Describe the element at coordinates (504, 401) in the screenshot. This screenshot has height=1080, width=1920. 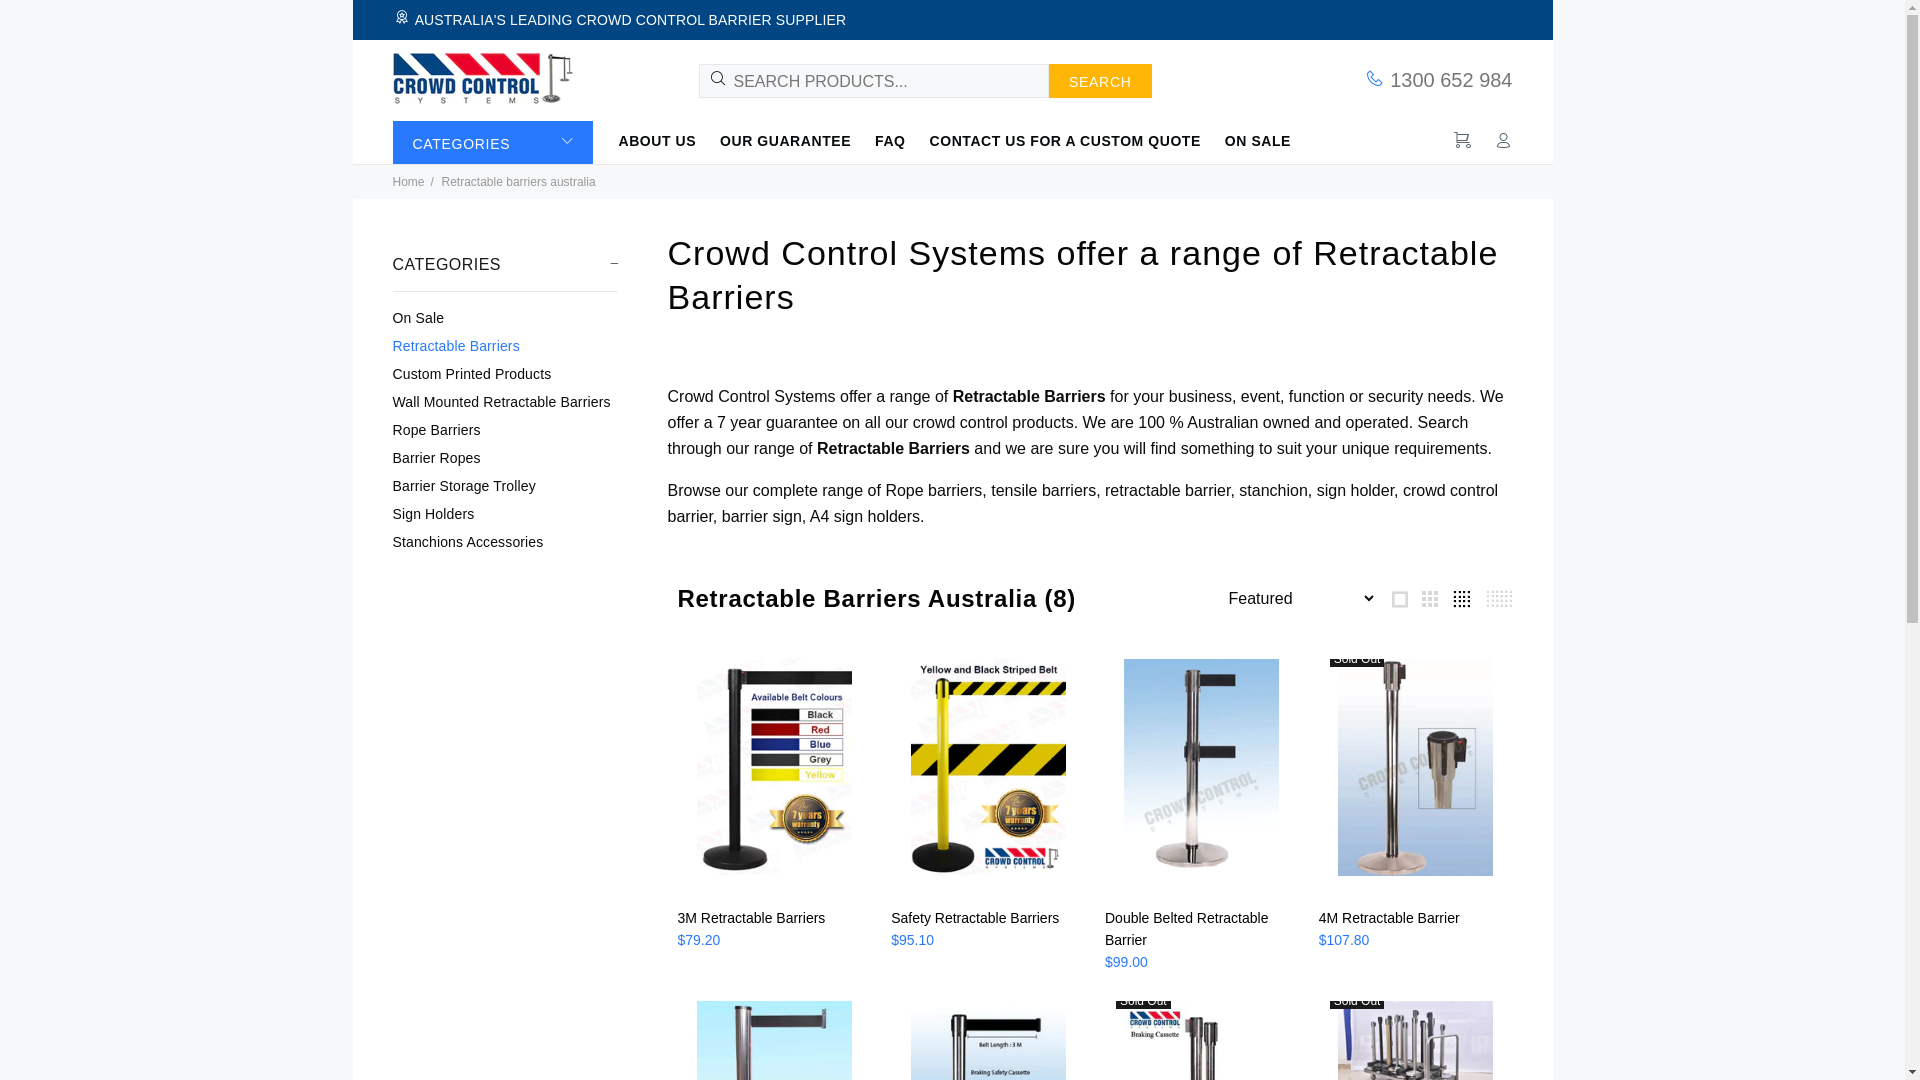
I see `'Wall Mounted Retractable Barriers'` at that location.